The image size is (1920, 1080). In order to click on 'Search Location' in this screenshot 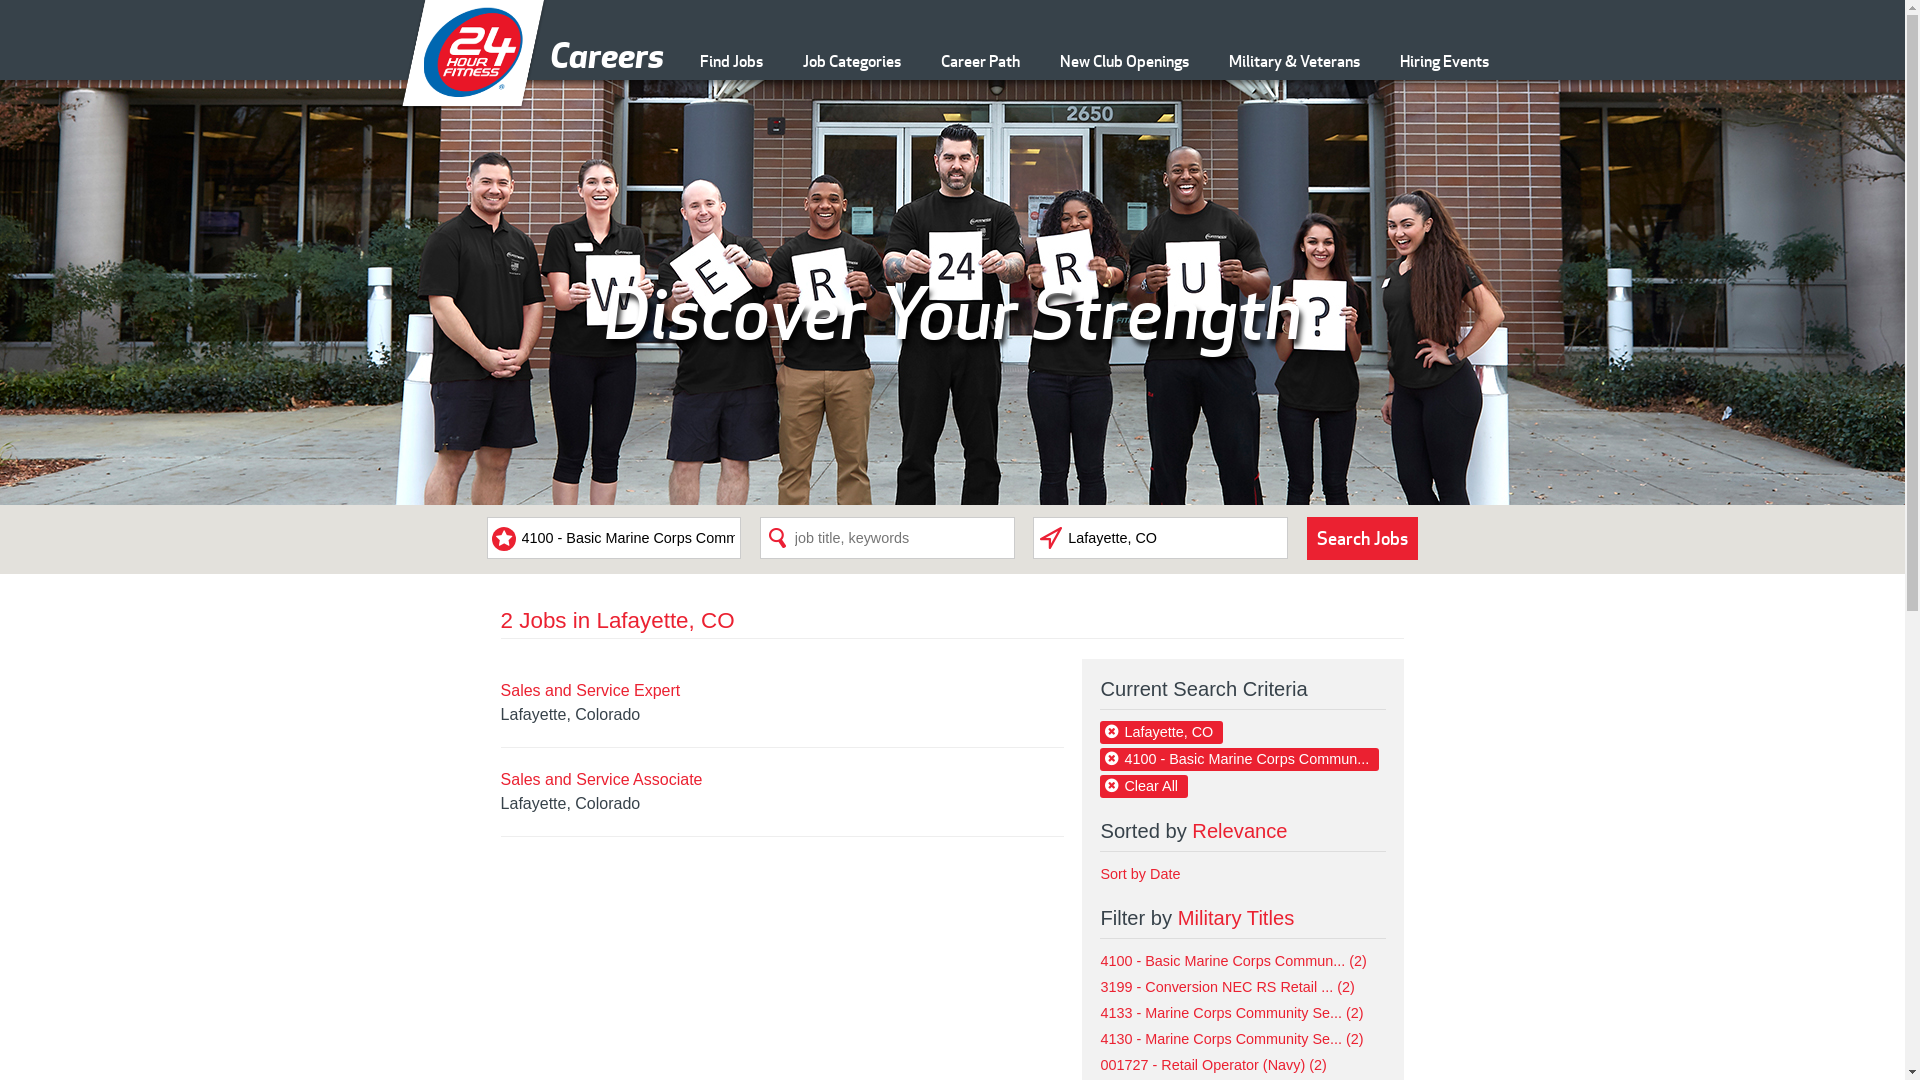, I will do `click(1160, 536)`.